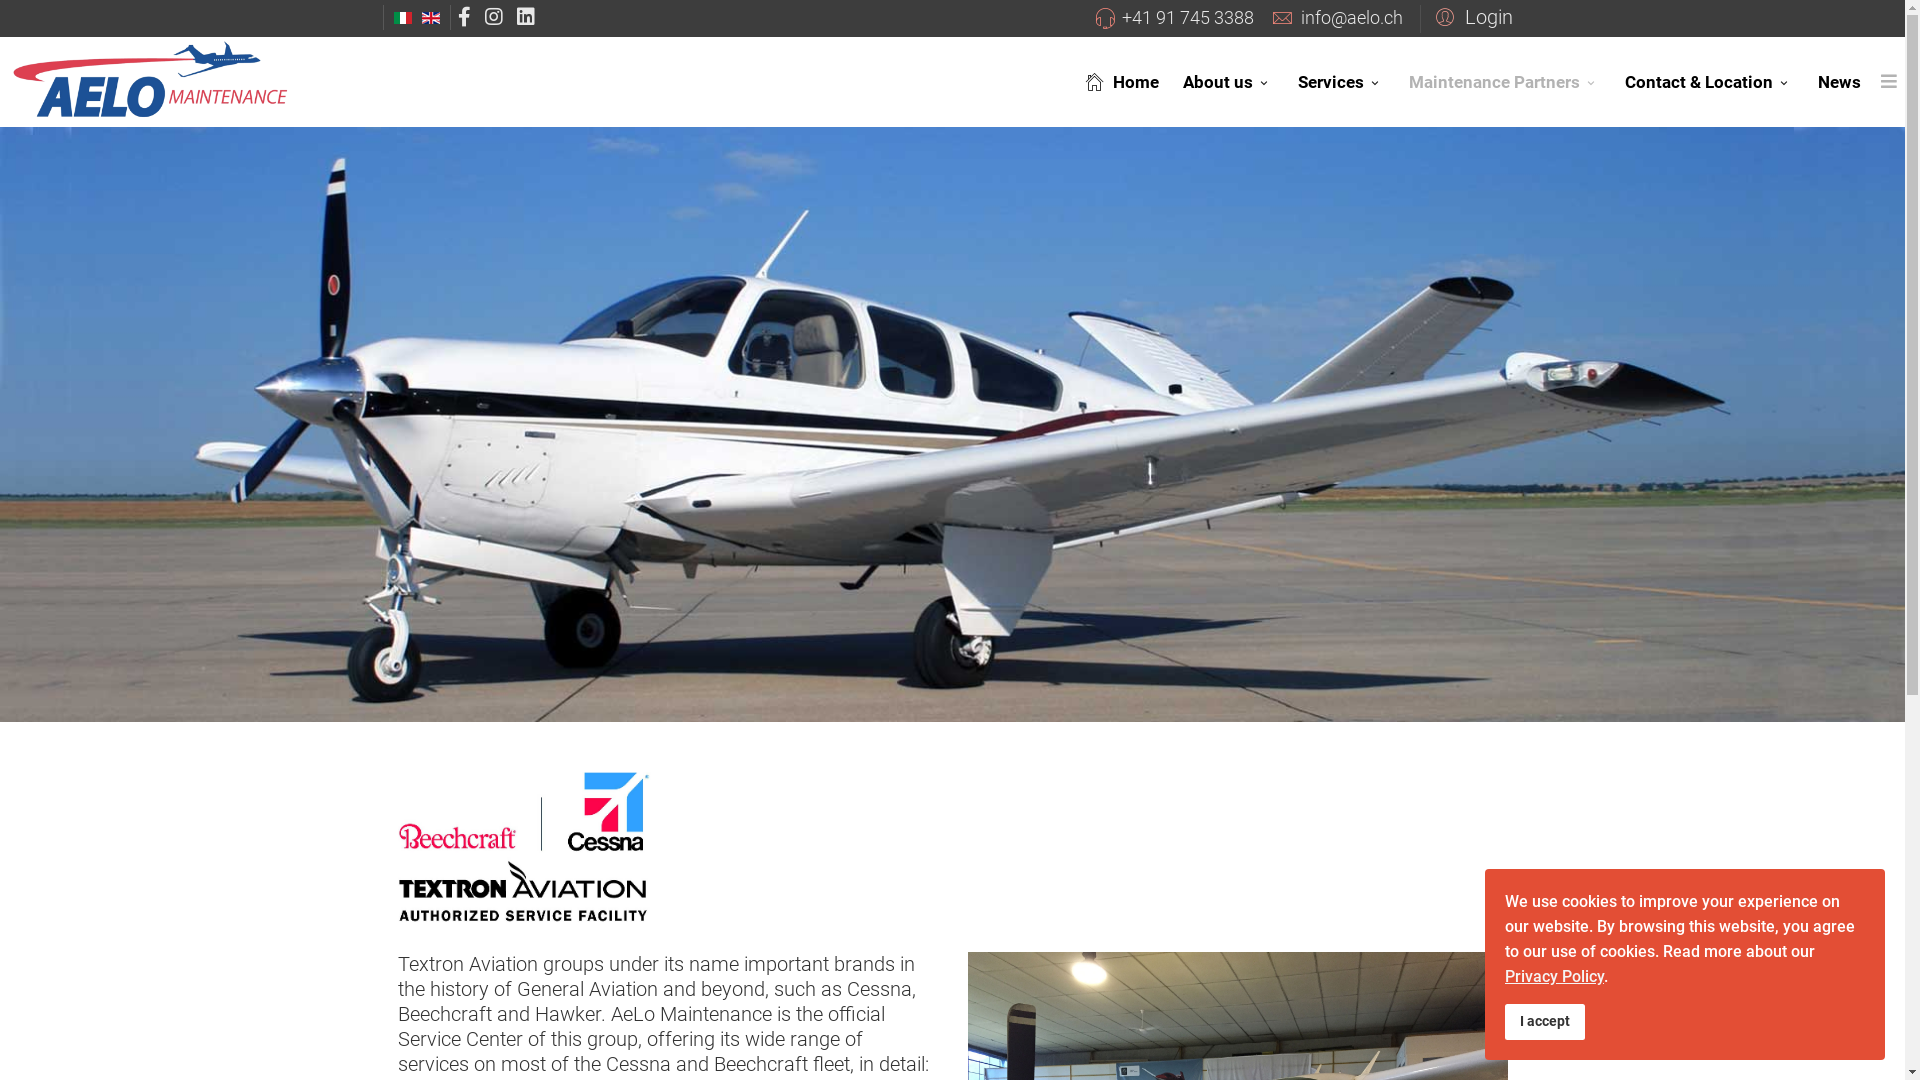  What do you see at coordinates (1708, 80) in the screenshot?
I see `'Contact & Location'` at bounding box center [1708, 80].